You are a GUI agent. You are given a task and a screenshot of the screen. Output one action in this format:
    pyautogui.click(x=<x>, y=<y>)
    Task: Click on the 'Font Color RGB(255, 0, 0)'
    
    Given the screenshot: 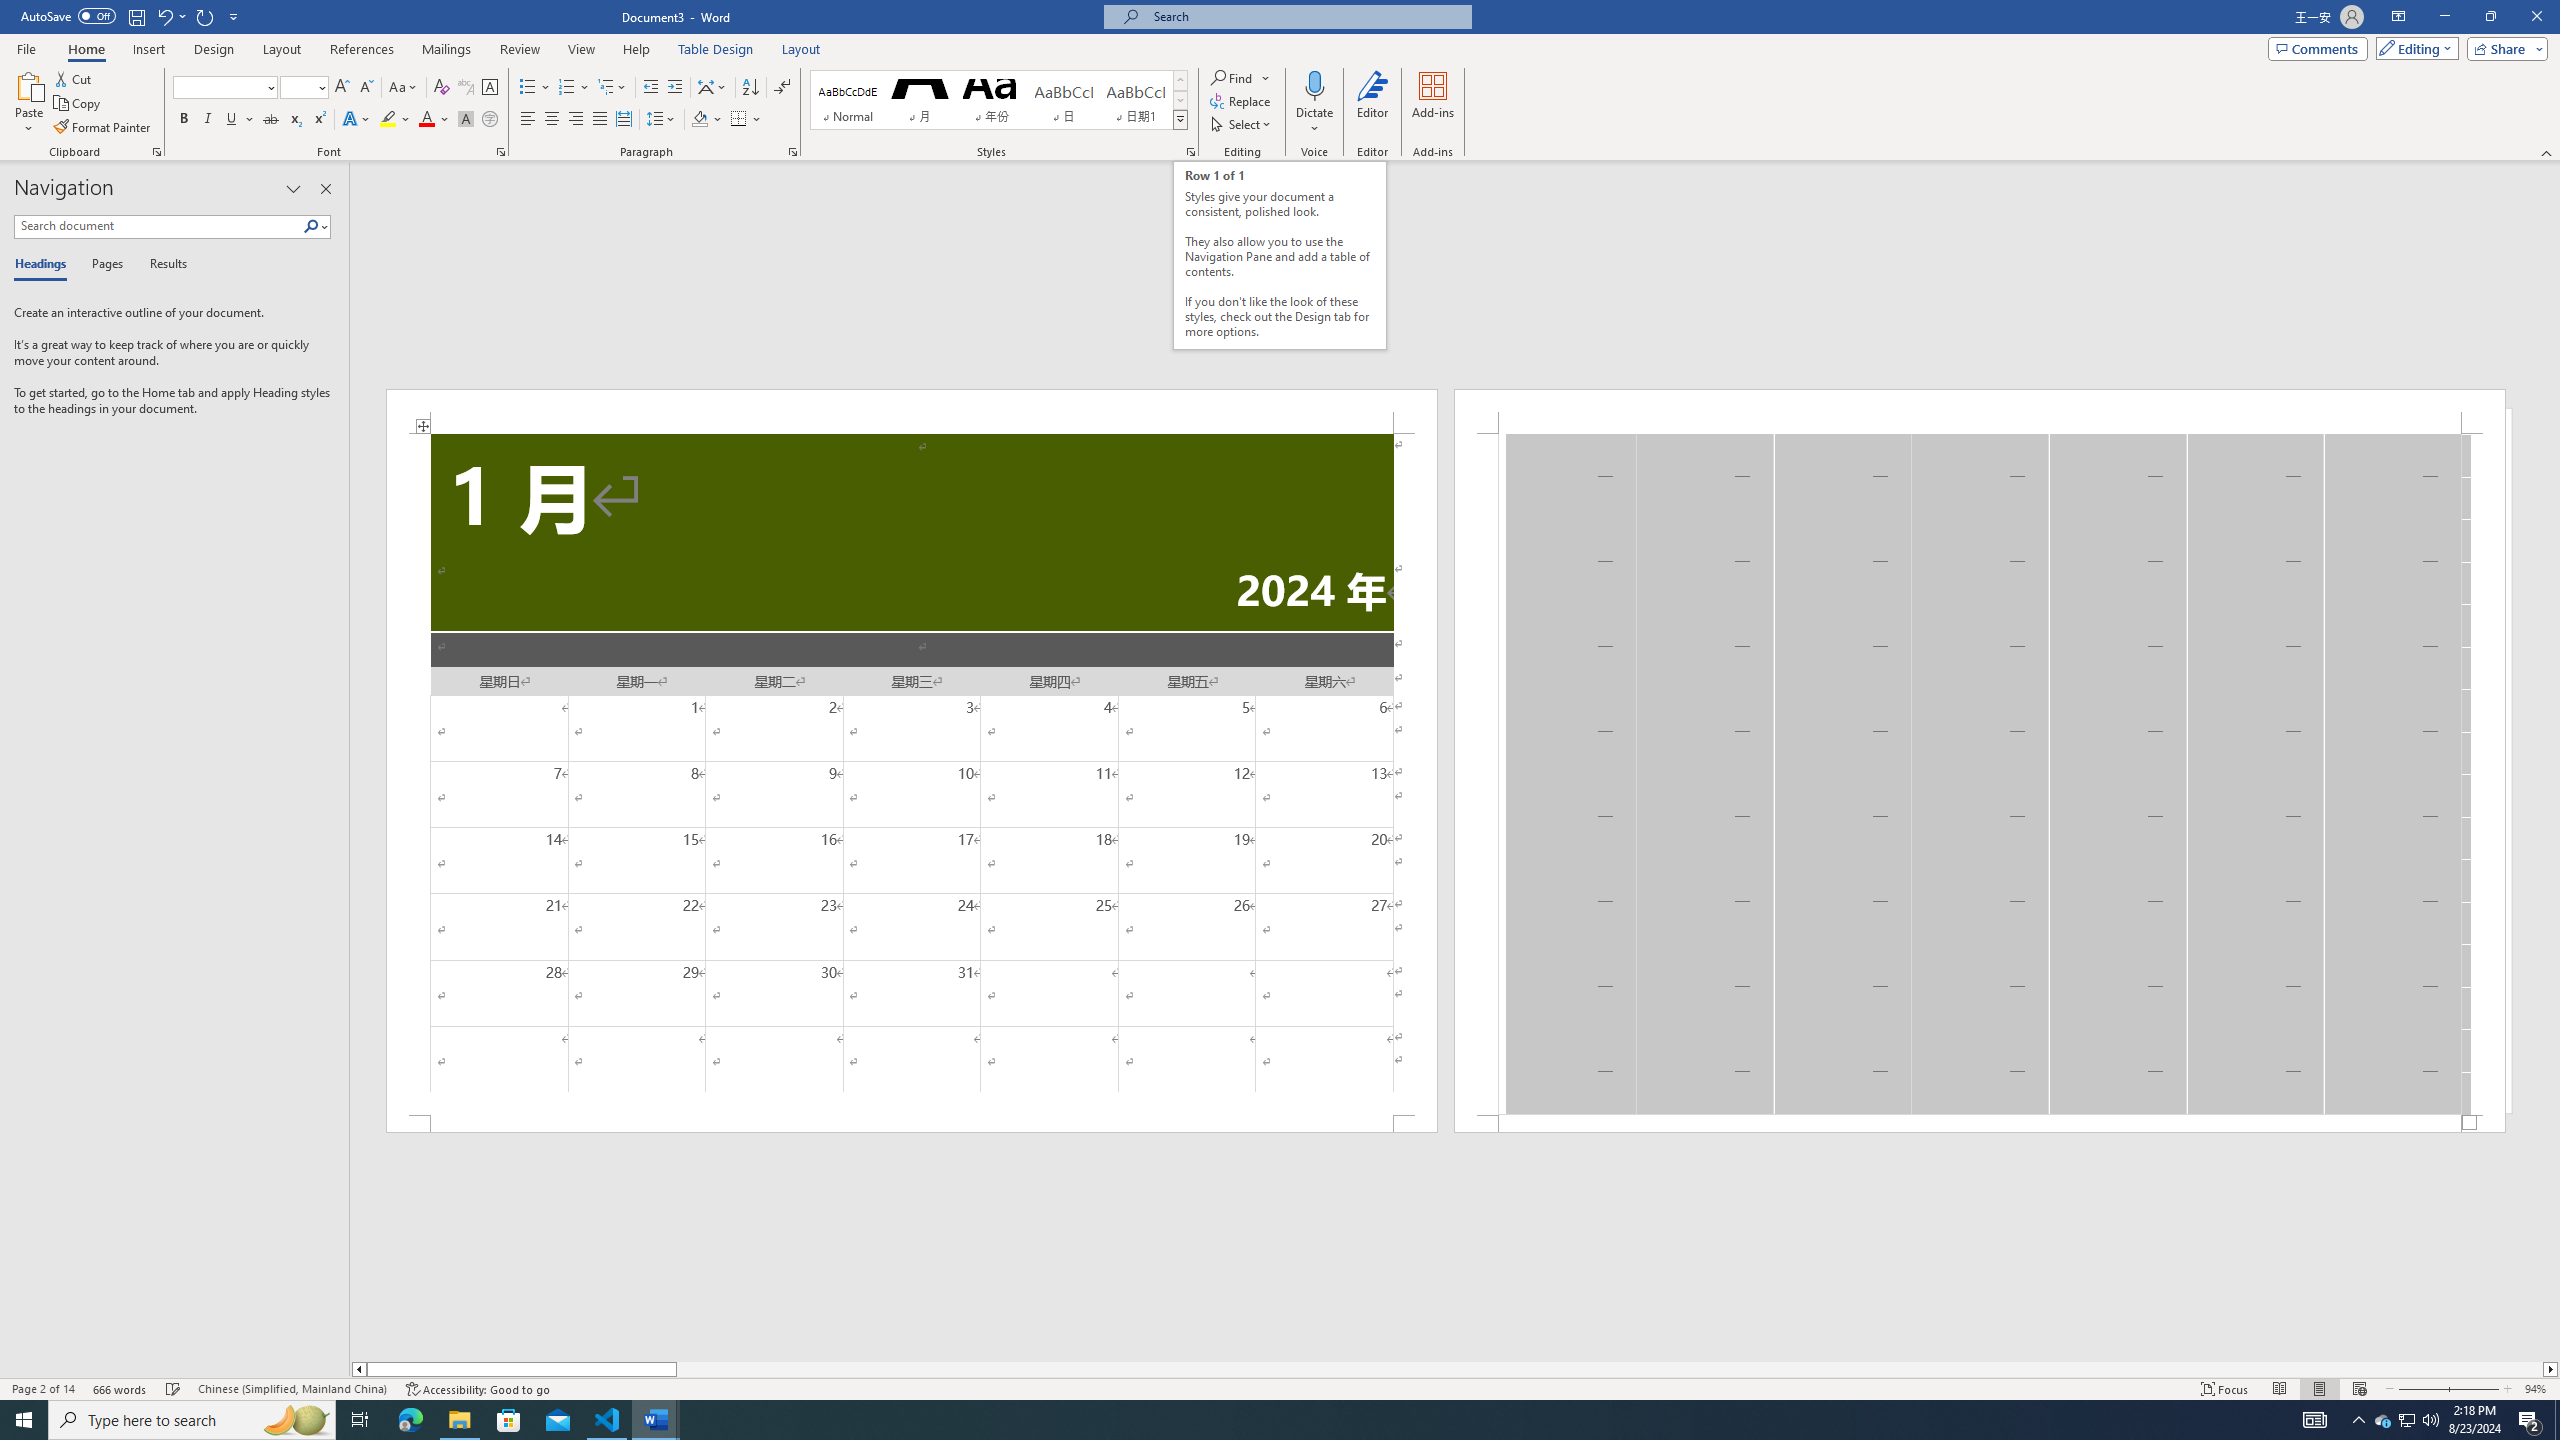 What is the action you would take?
    pyautogui.click(x=425, y=118)
    